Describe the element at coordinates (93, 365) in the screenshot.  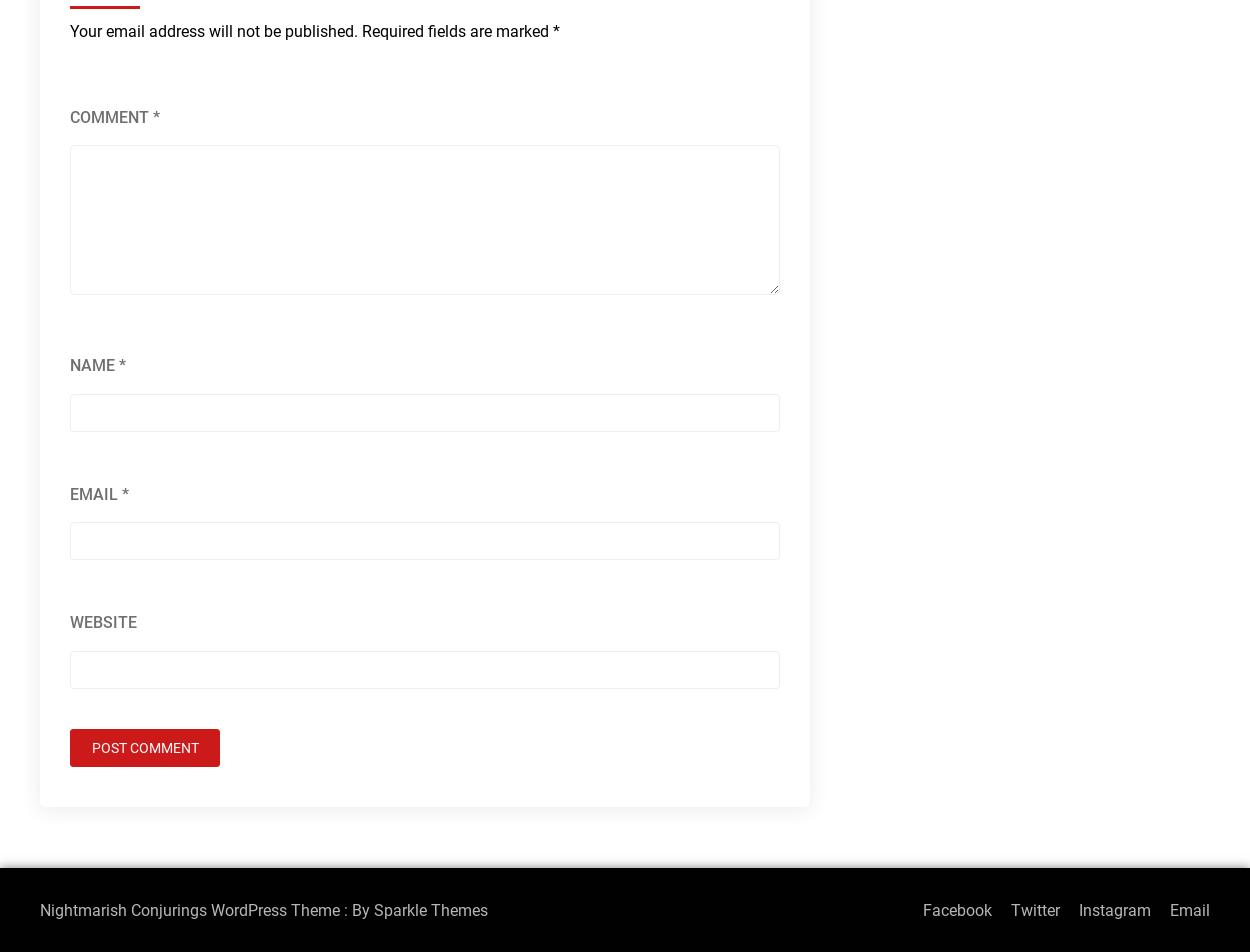
I see `'Name'` at that location.